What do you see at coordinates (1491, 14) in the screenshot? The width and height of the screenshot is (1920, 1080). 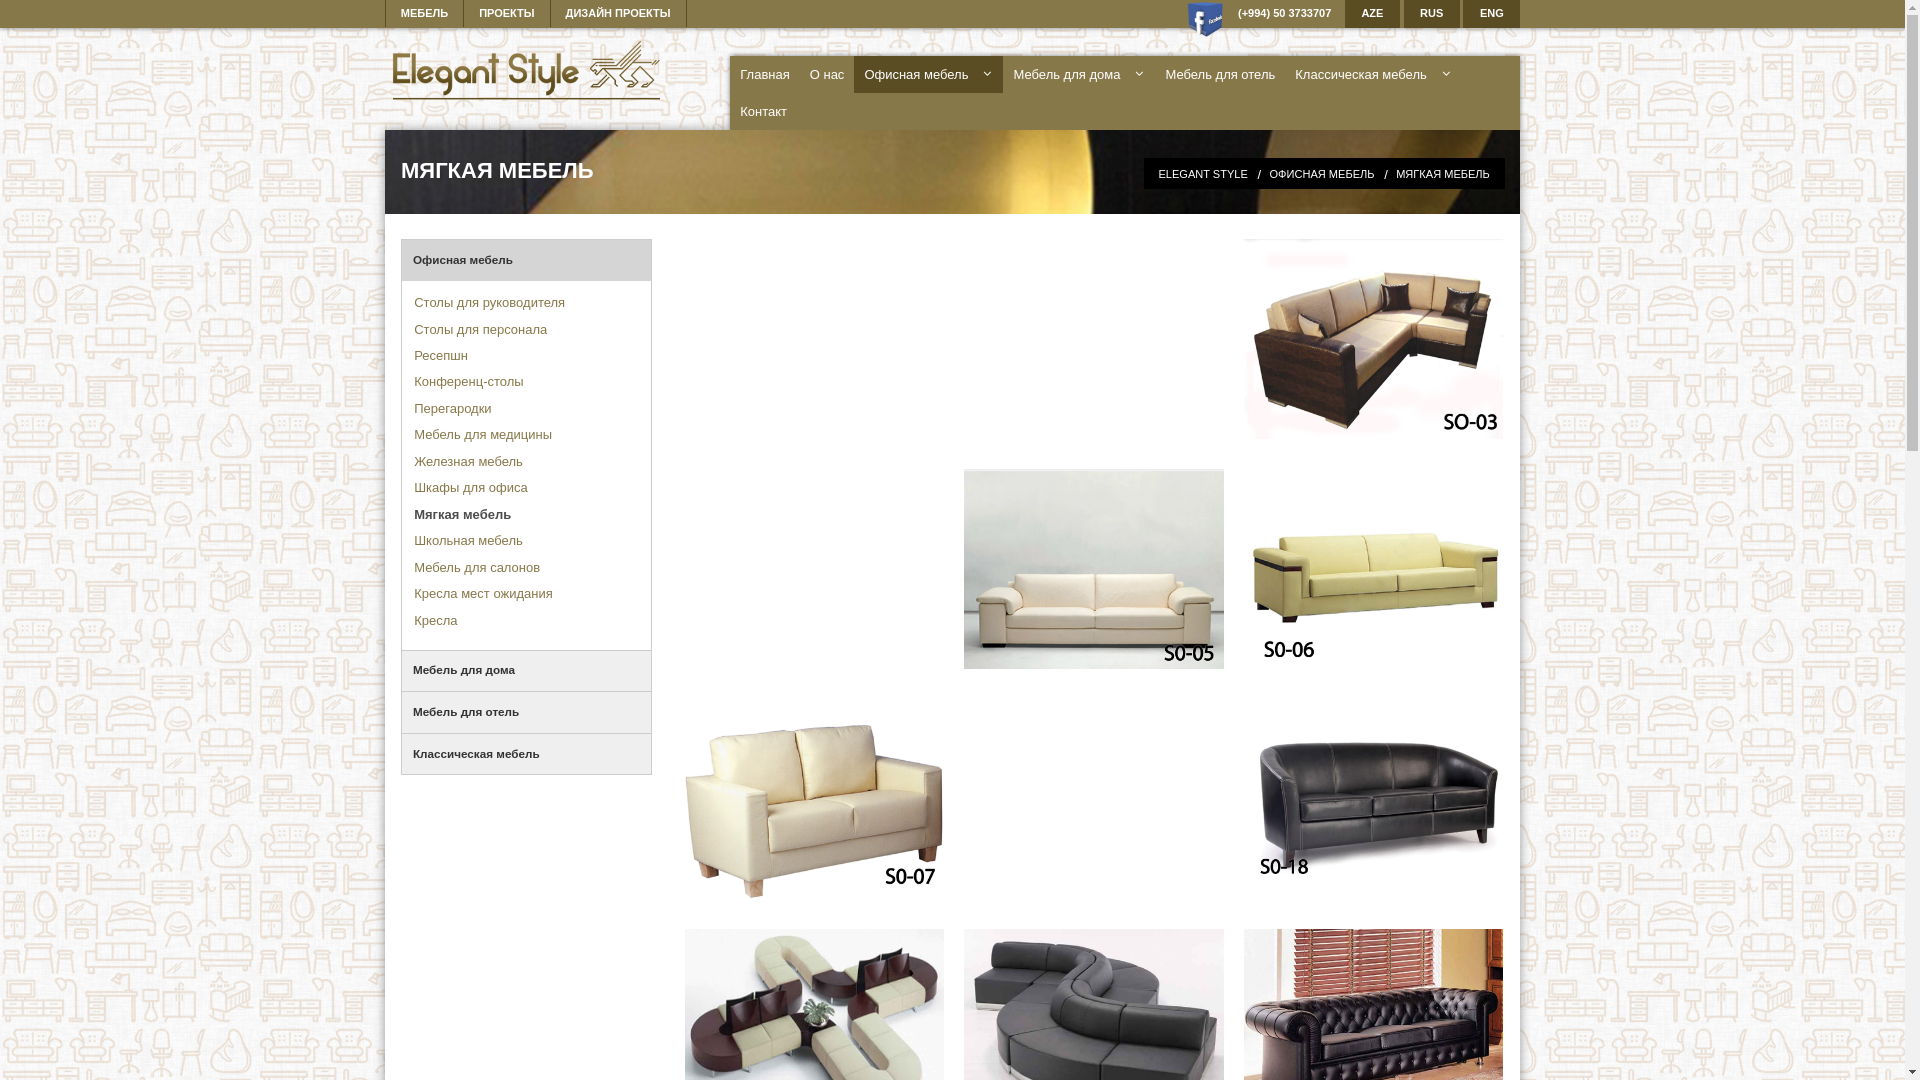 I see `'ENG'` at bounding box center [1491, 14].